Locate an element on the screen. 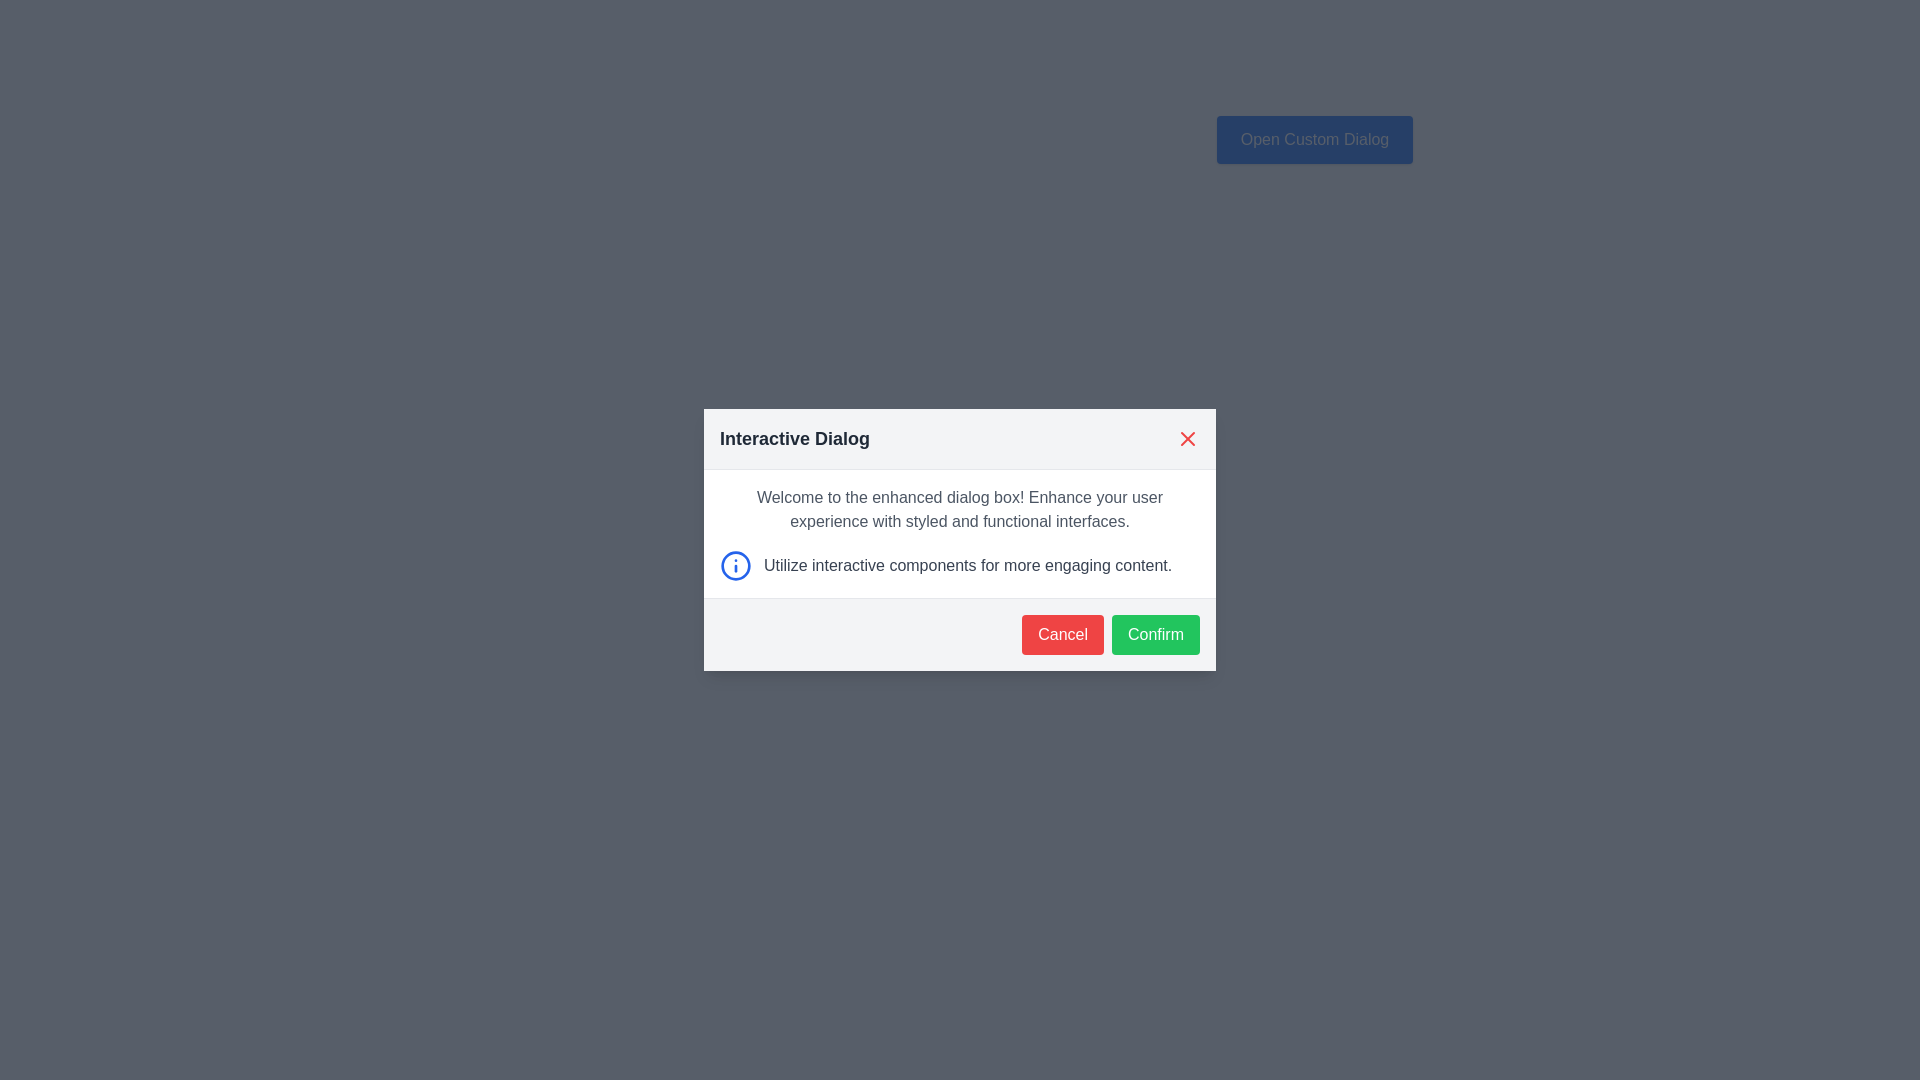  the informational text block located at the center of the dialog box, which follows the title 'Interactive Dialog' is located at coordinates (960, 508).